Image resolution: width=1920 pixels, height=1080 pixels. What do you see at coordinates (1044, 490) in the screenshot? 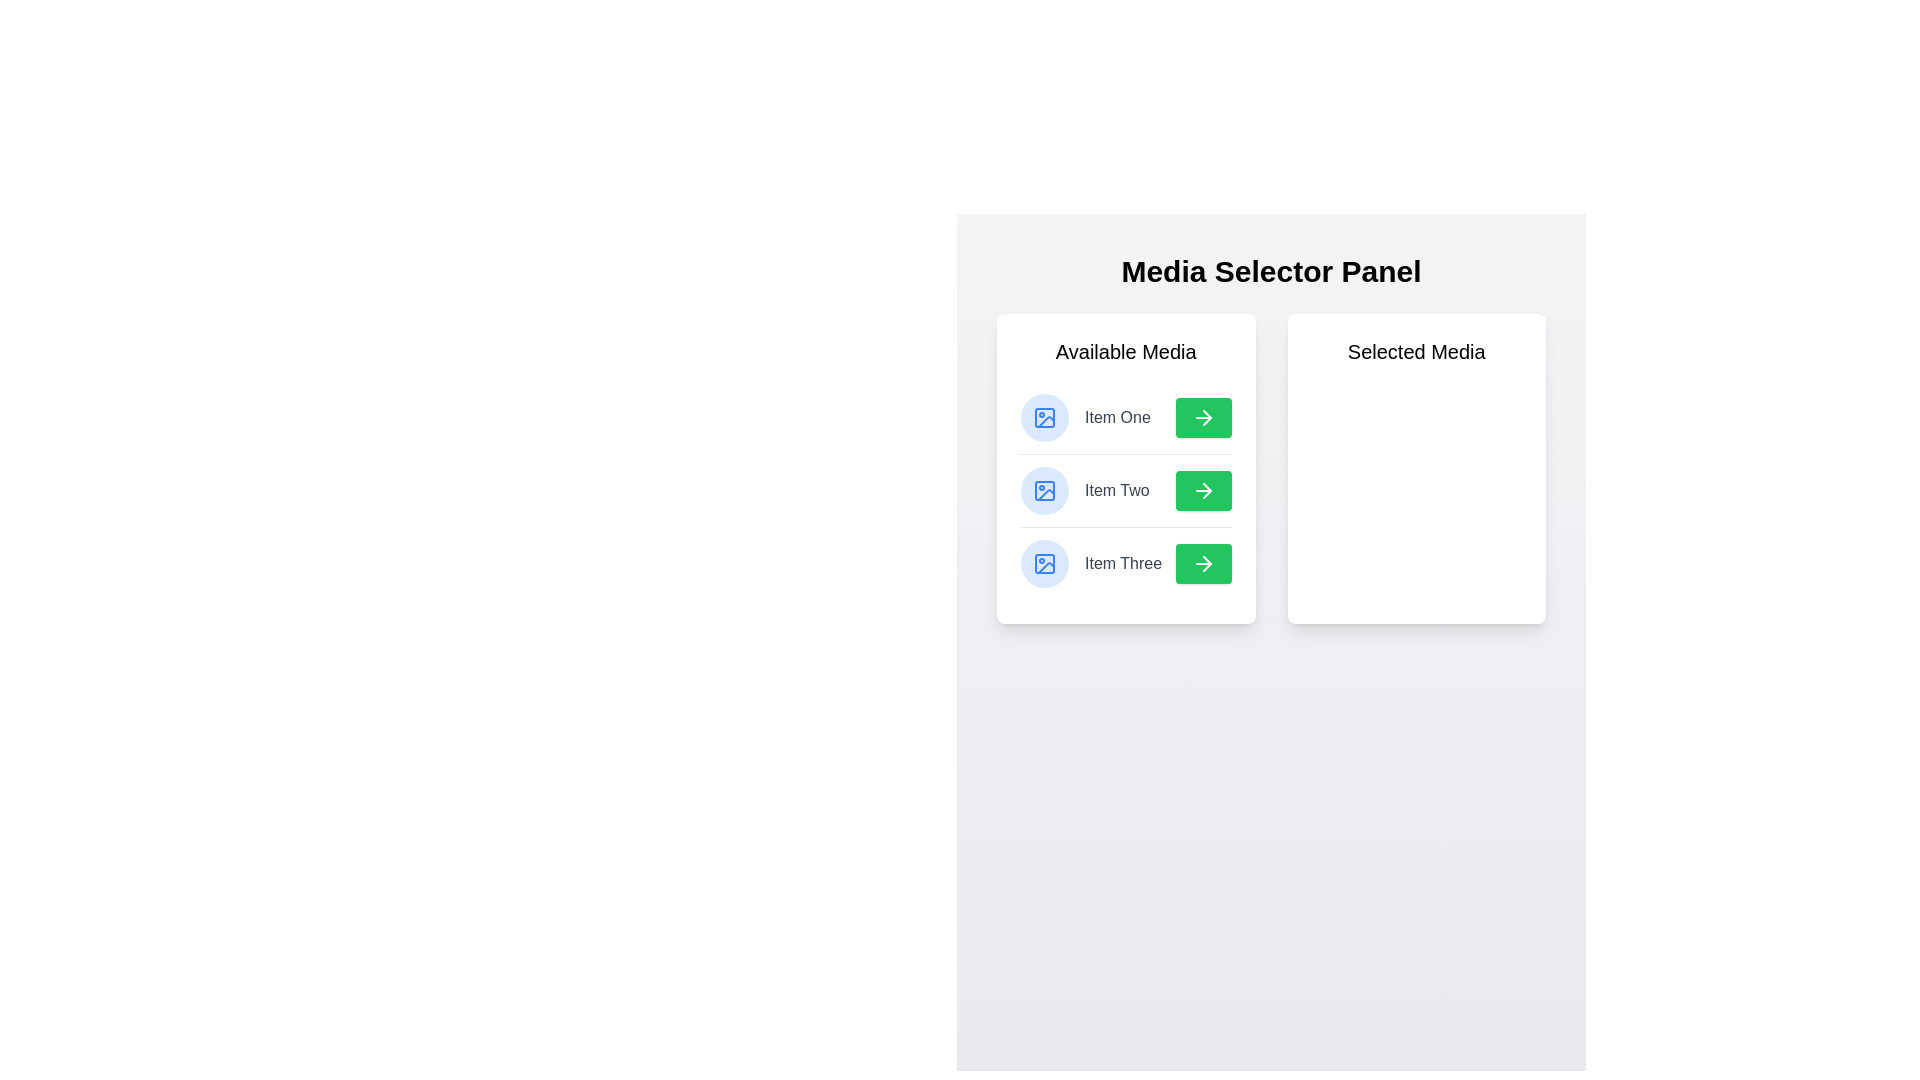
I see `the circular icon with a blue background and a white border that contains a photo frame symbol, located to the left of the text label 'Item Two' in the 'Available Media' section` at bounding box center [1044, 490].